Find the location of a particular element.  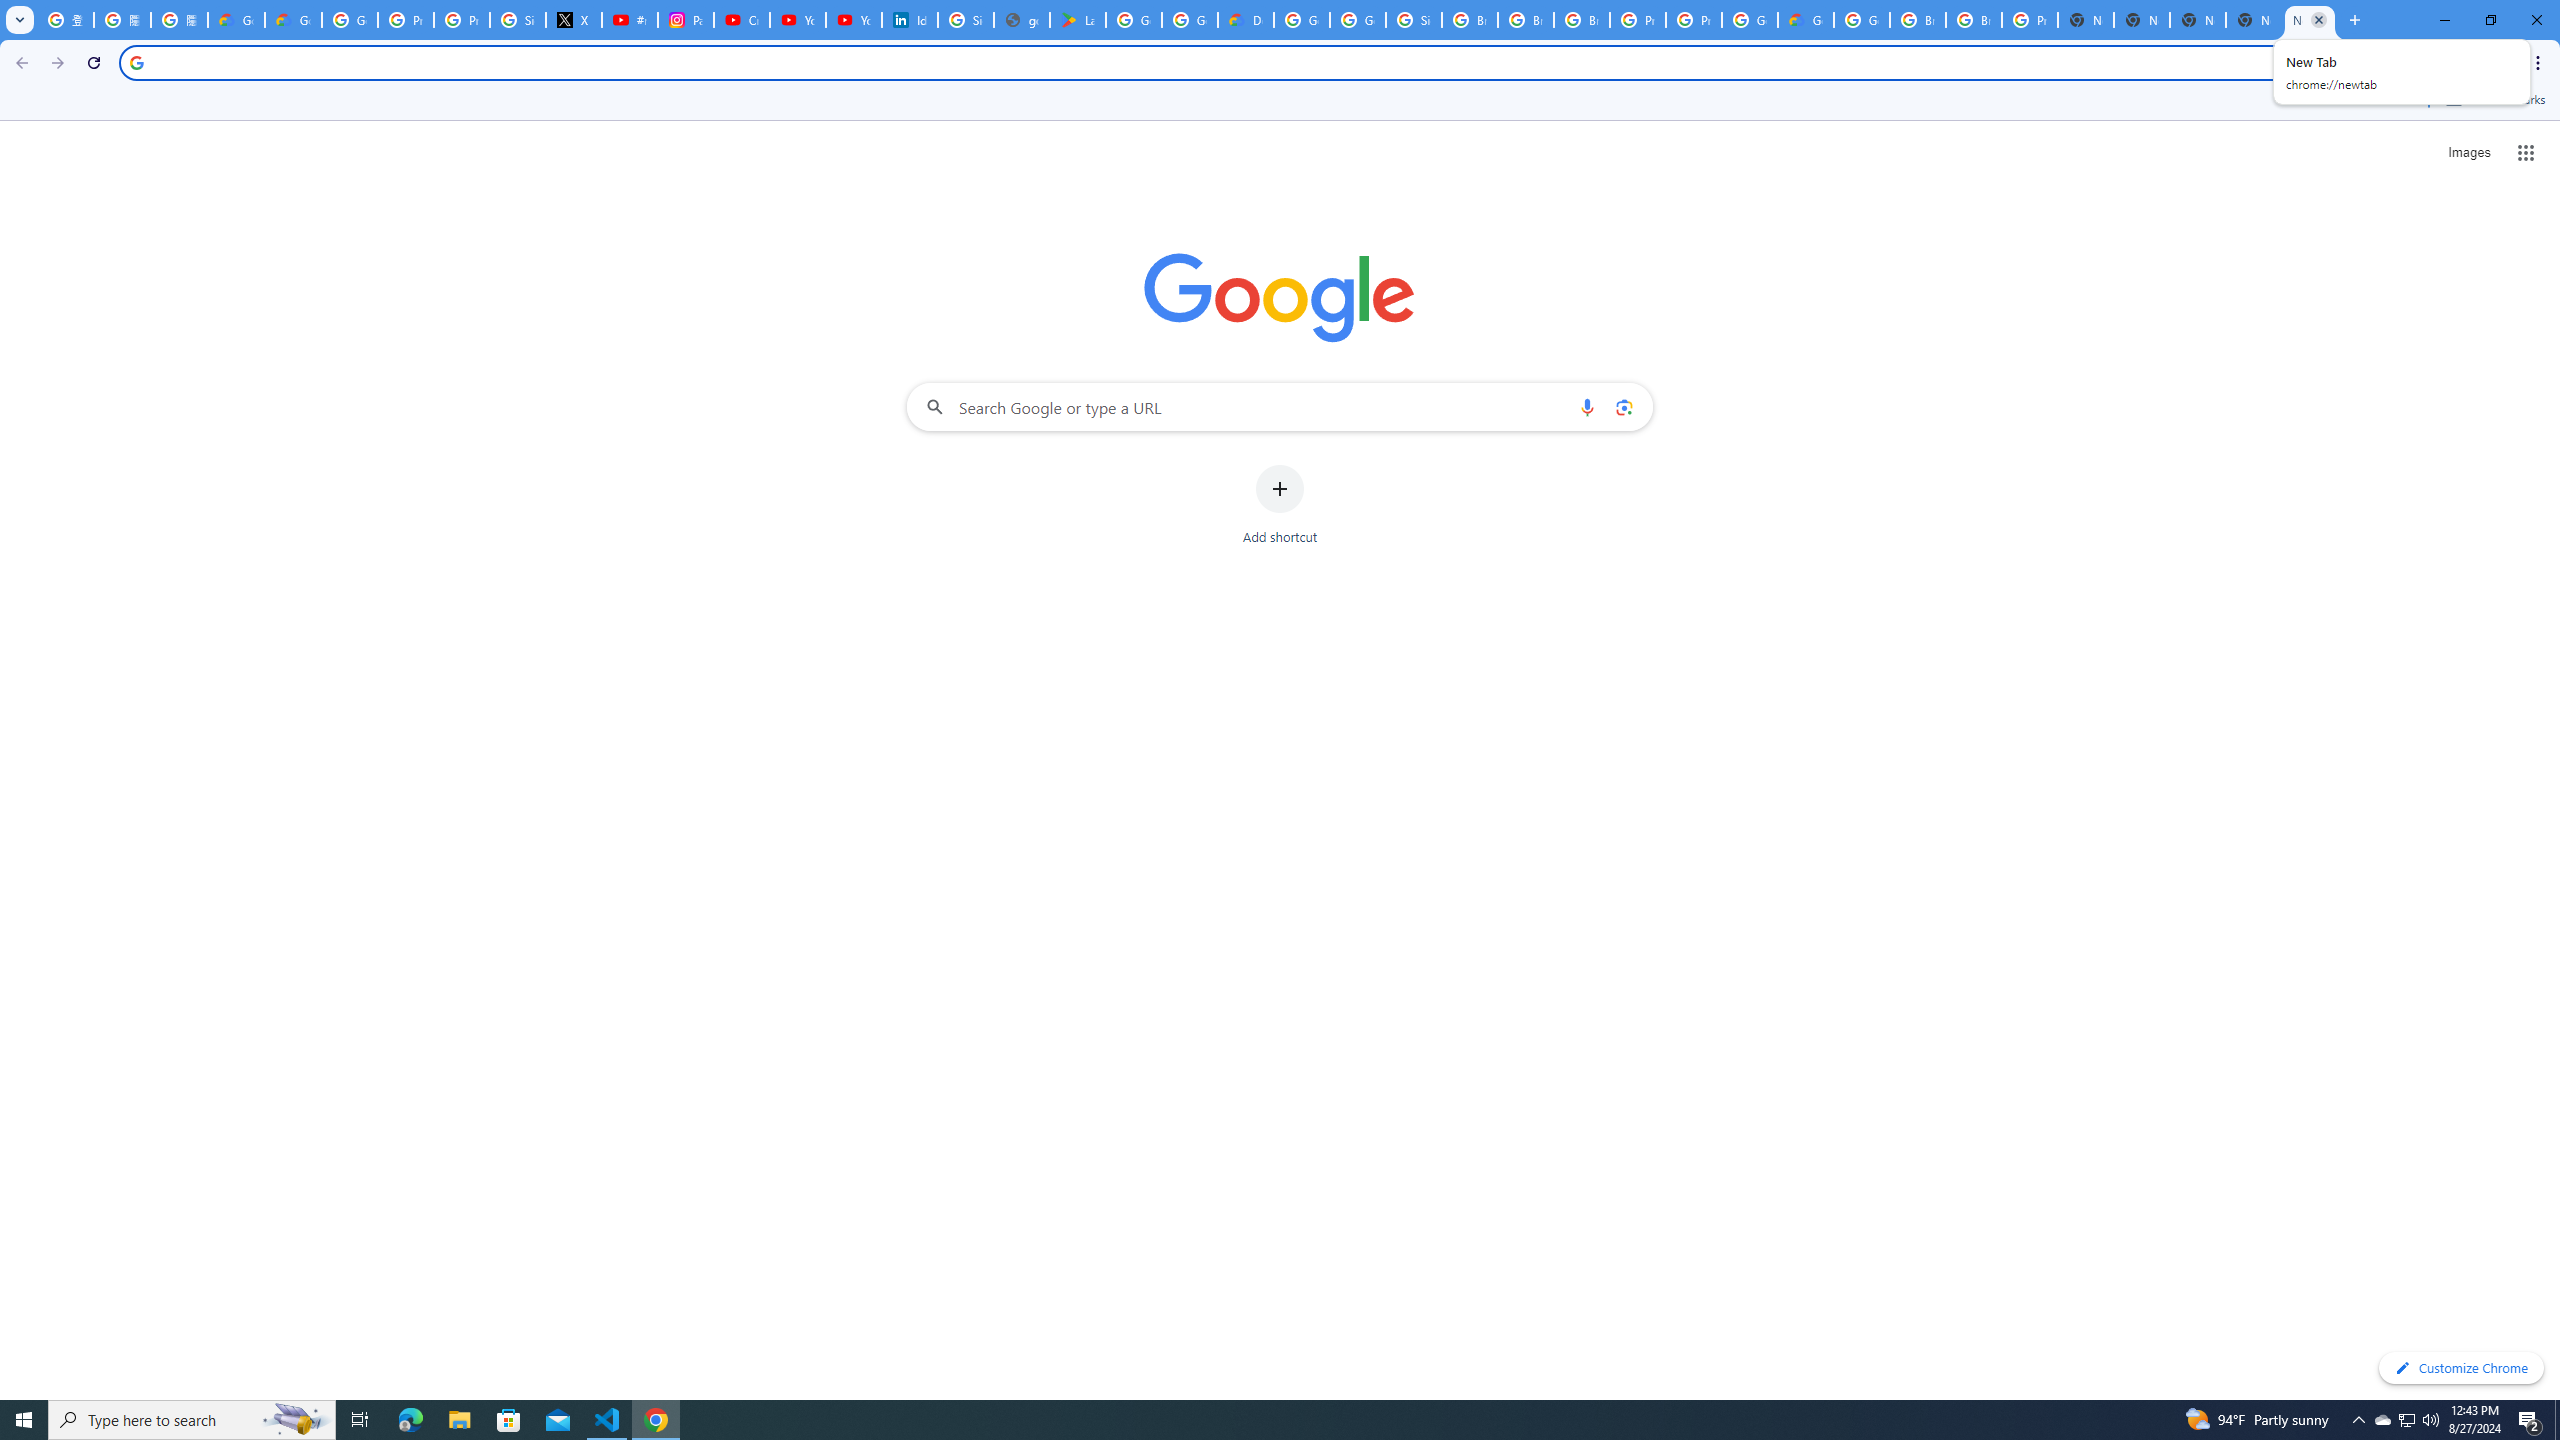

'Customize Chrome' is located at coordinates (2461, 1367).